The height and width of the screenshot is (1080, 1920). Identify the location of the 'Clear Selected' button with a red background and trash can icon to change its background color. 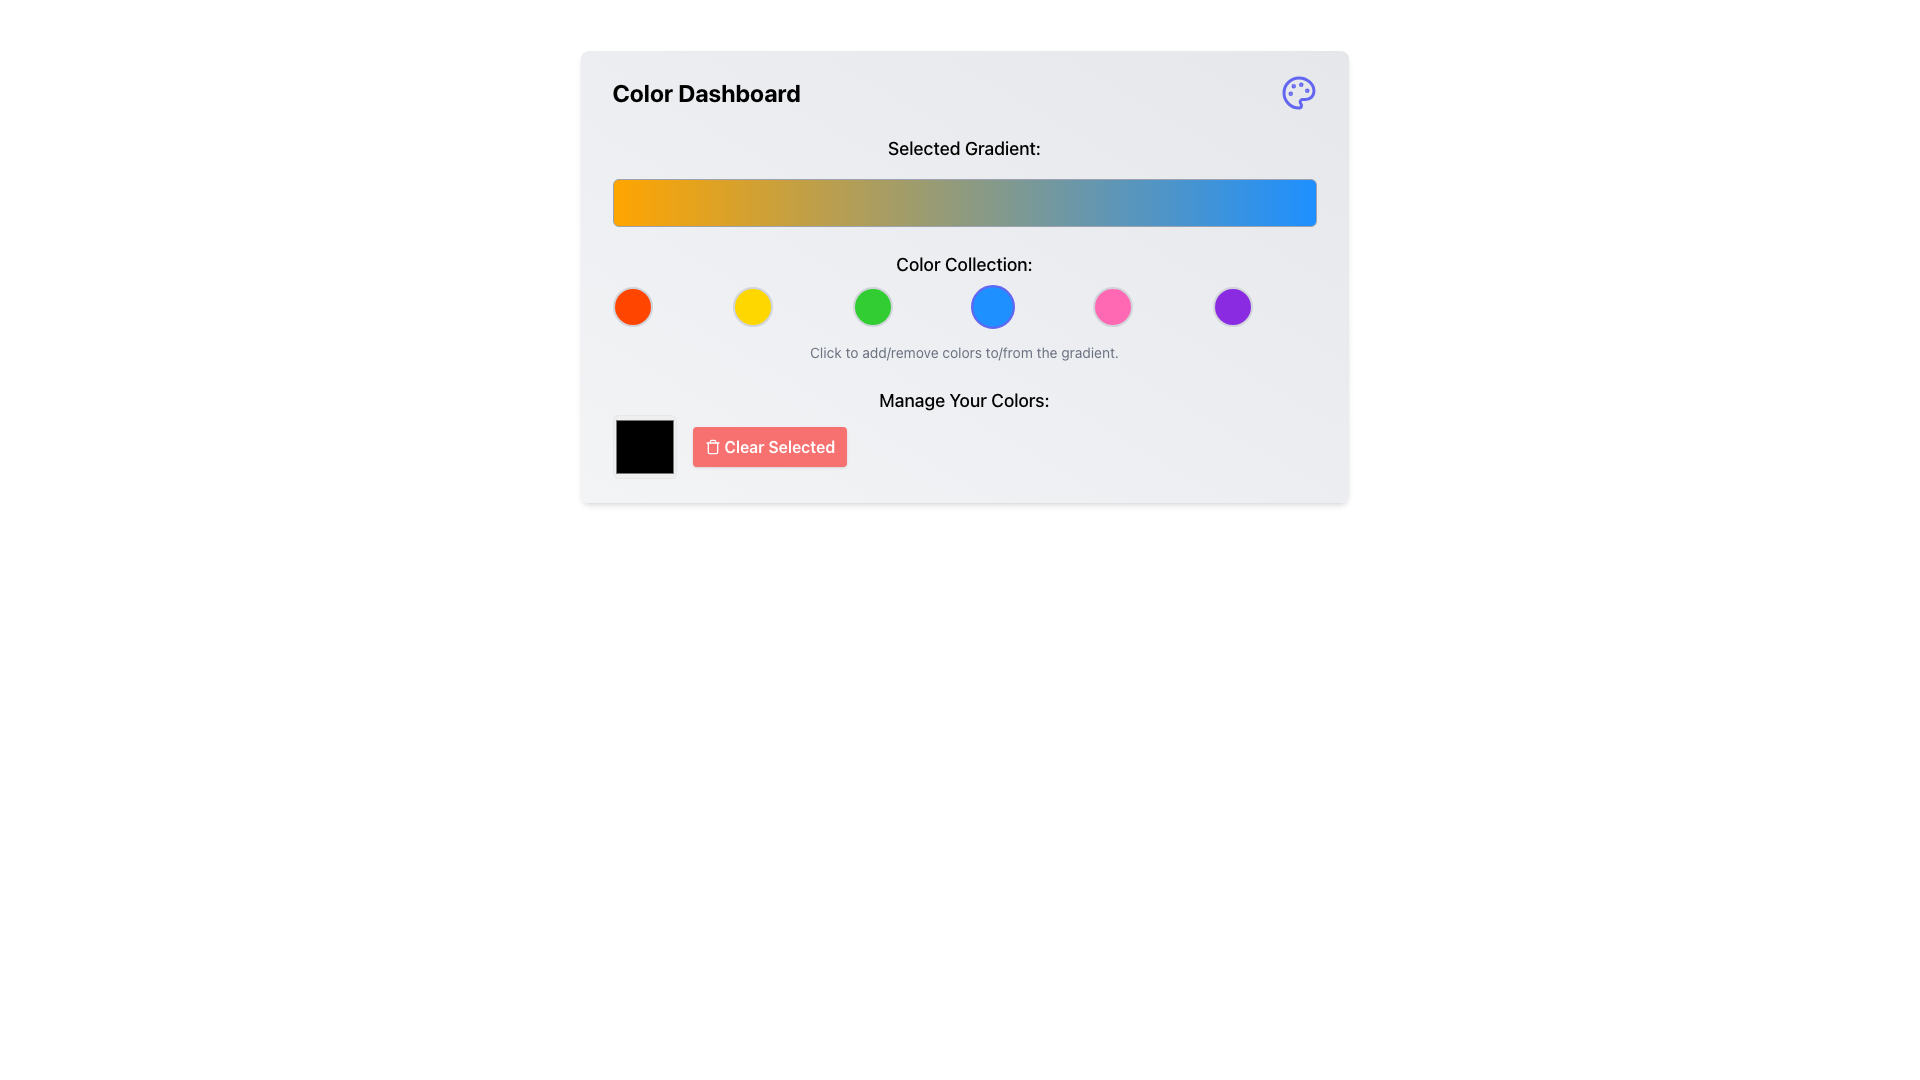
(768, 446).